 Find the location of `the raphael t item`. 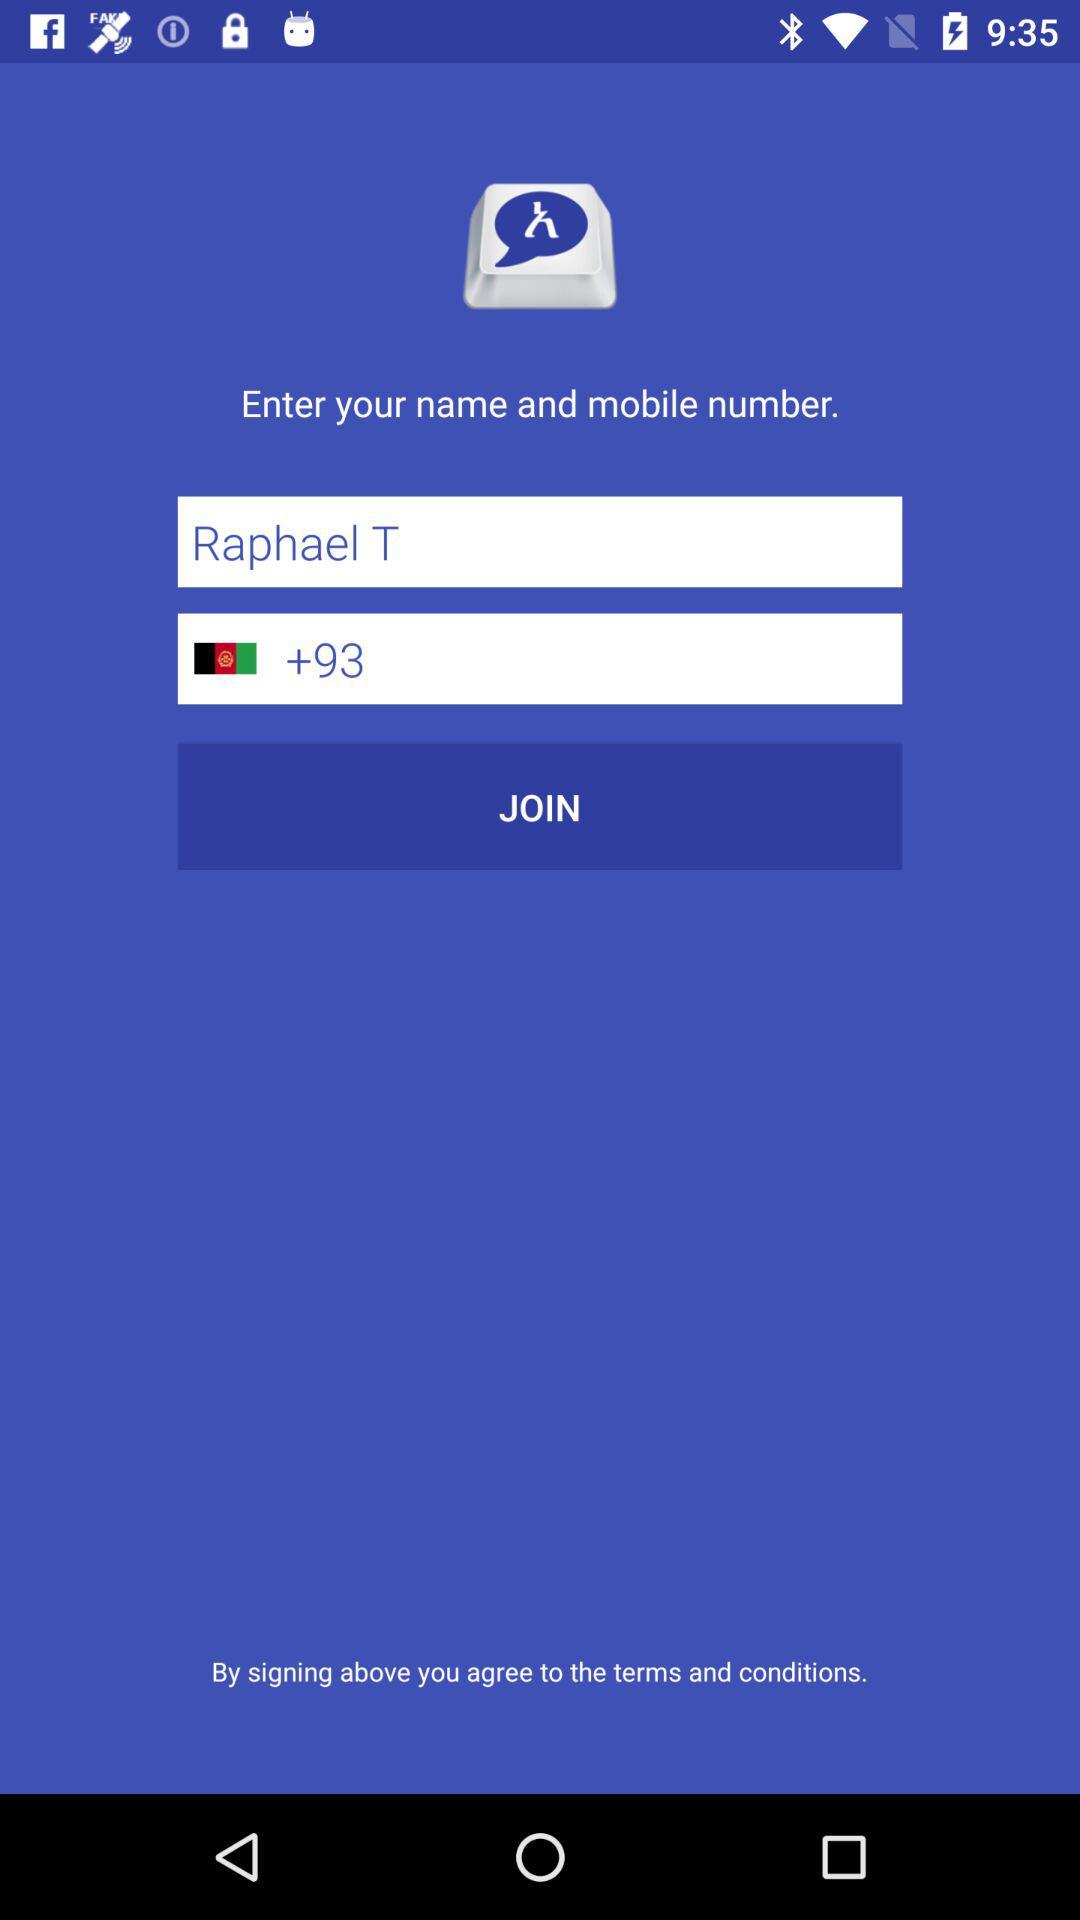

the raphael t item is located at coordinates (540, 541).